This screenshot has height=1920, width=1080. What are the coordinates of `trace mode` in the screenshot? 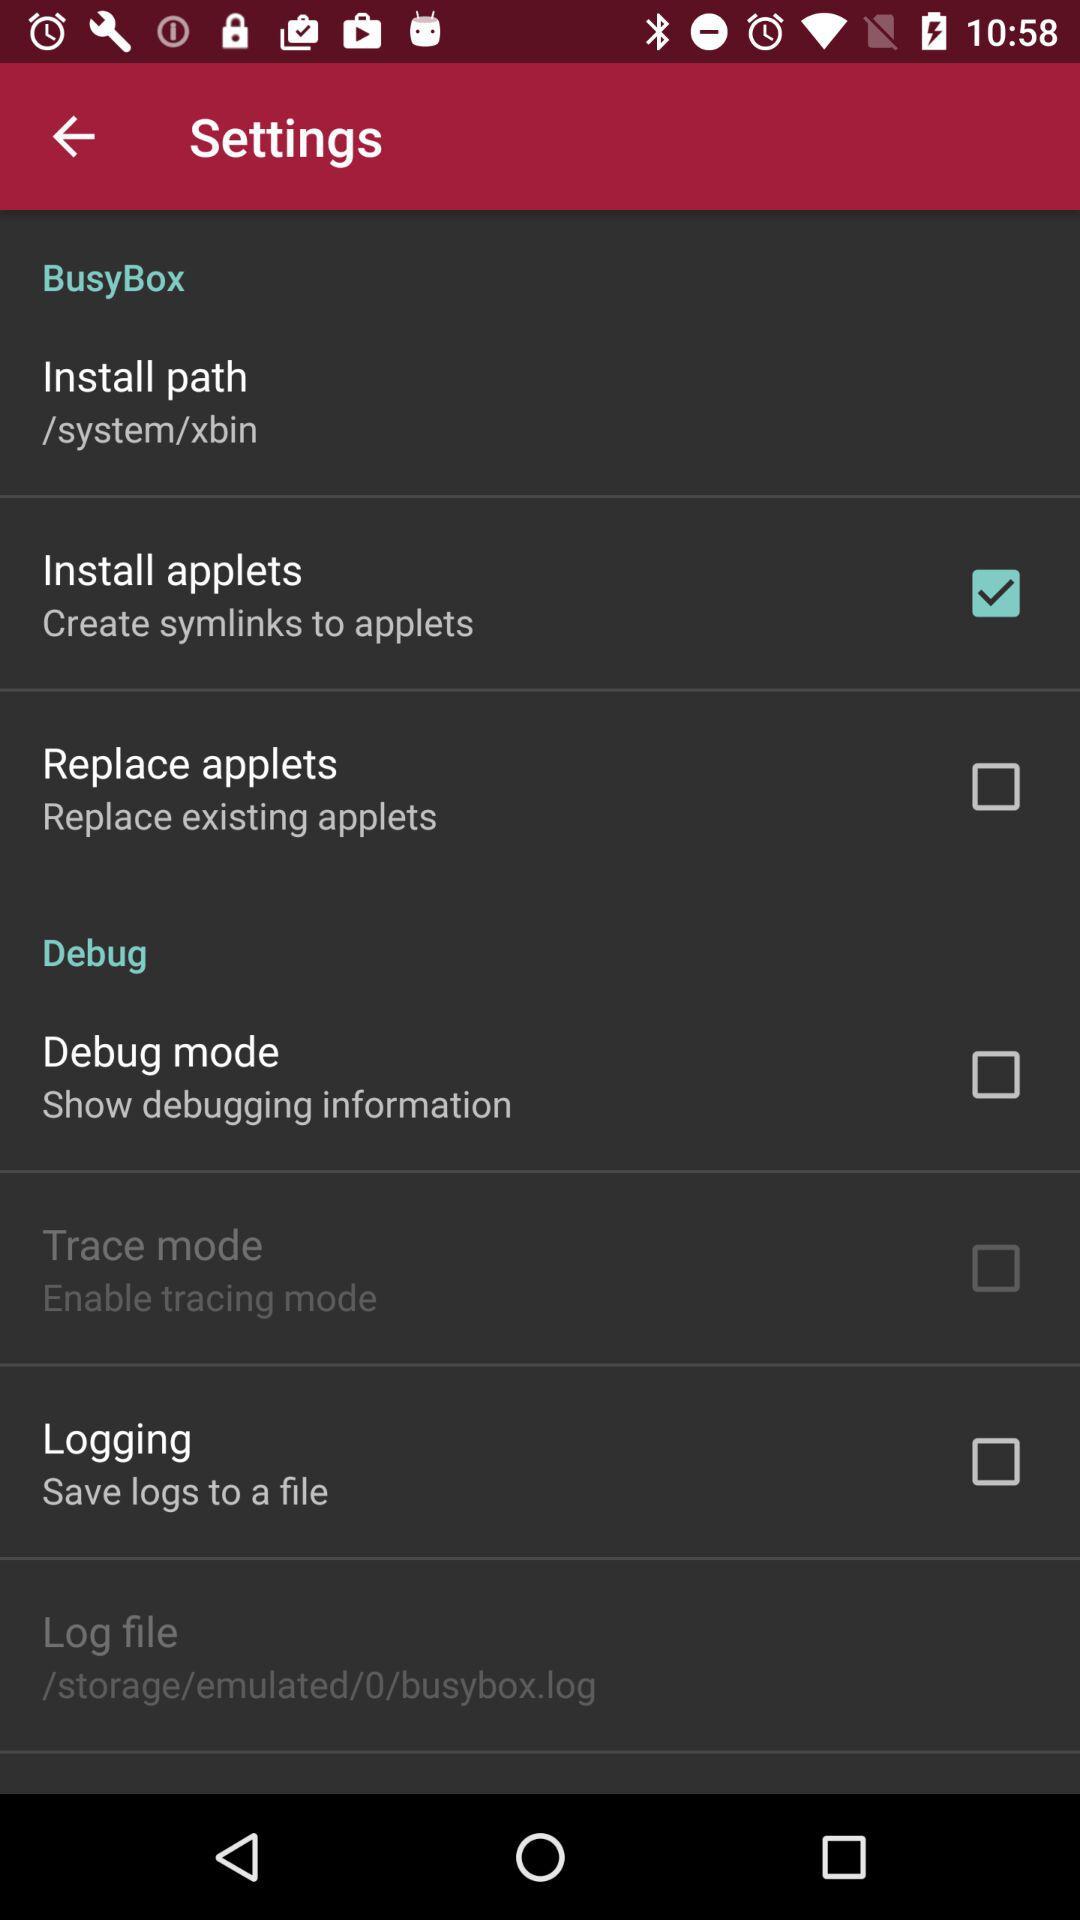 It's located at (151, 1242).